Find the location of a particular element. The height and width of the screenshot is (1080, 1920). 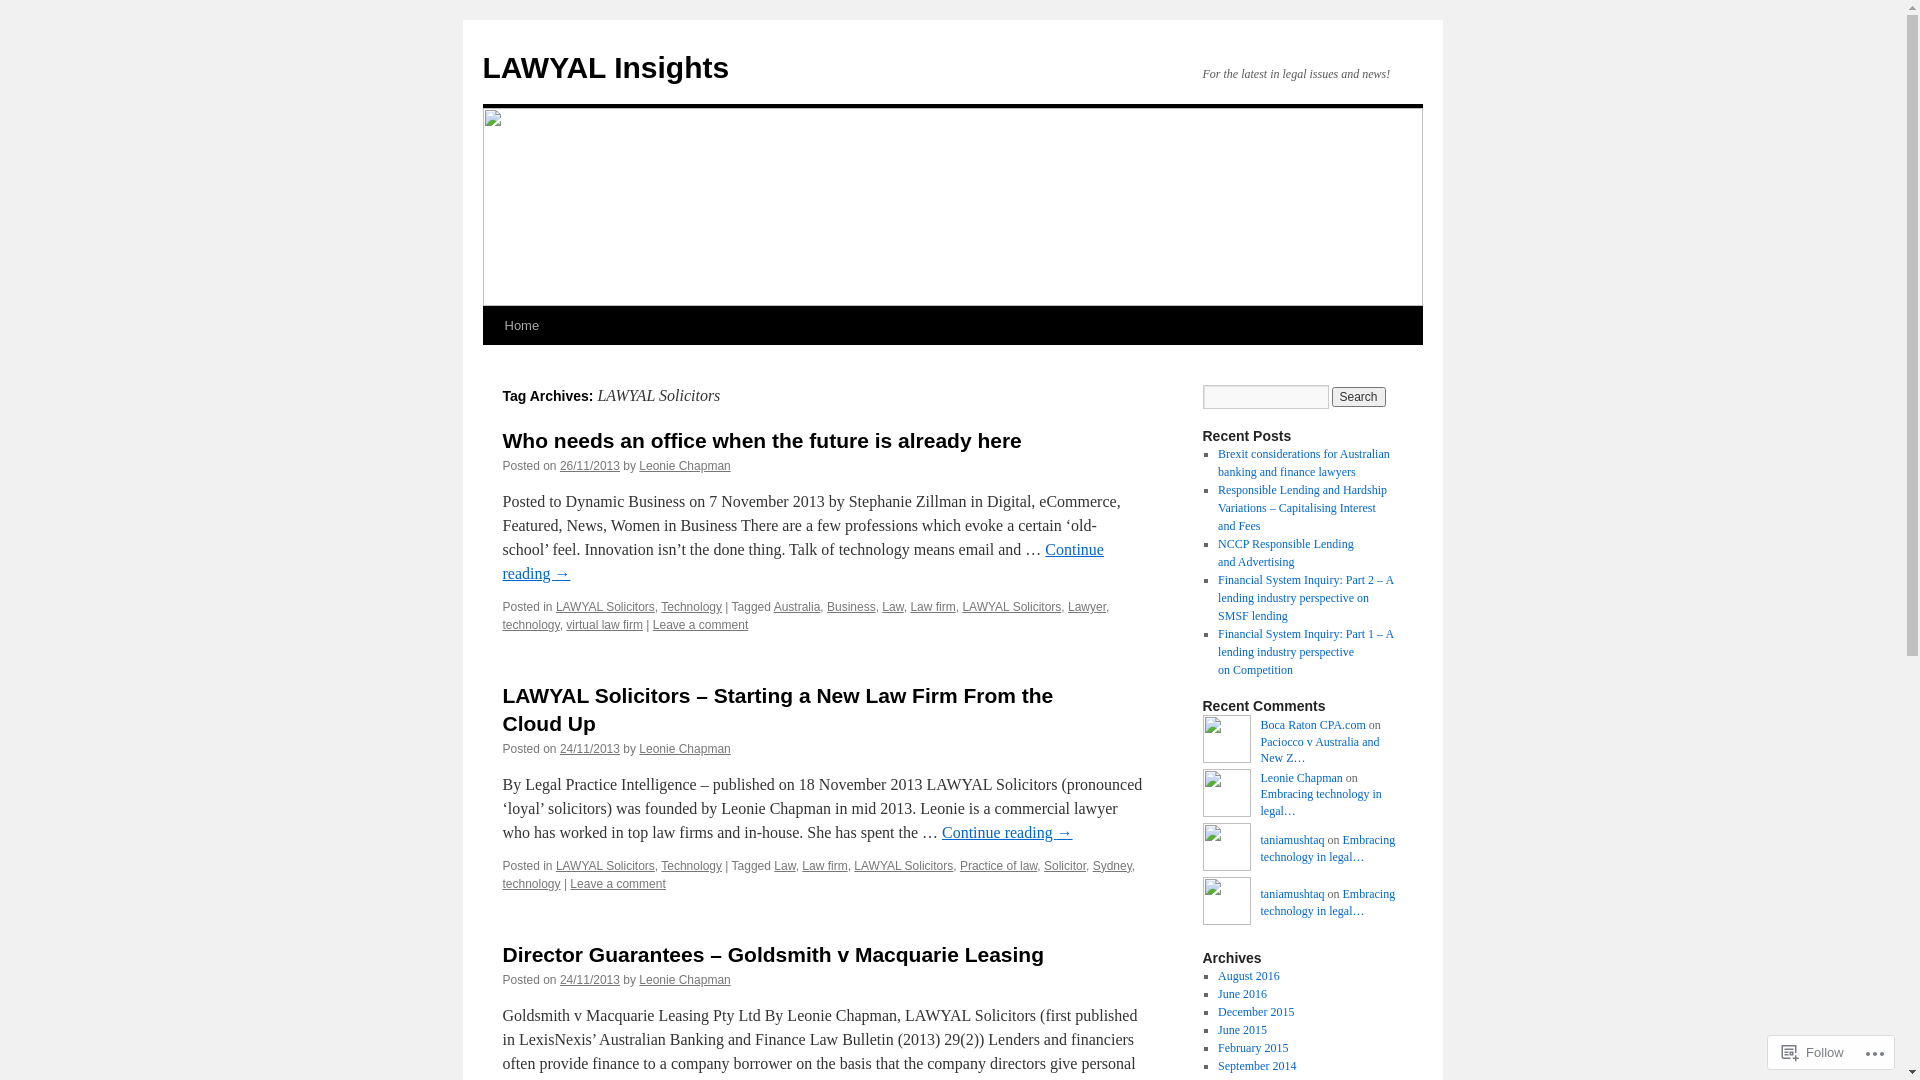

'LAWYAL Insights' is located at coordinates (604, 66).